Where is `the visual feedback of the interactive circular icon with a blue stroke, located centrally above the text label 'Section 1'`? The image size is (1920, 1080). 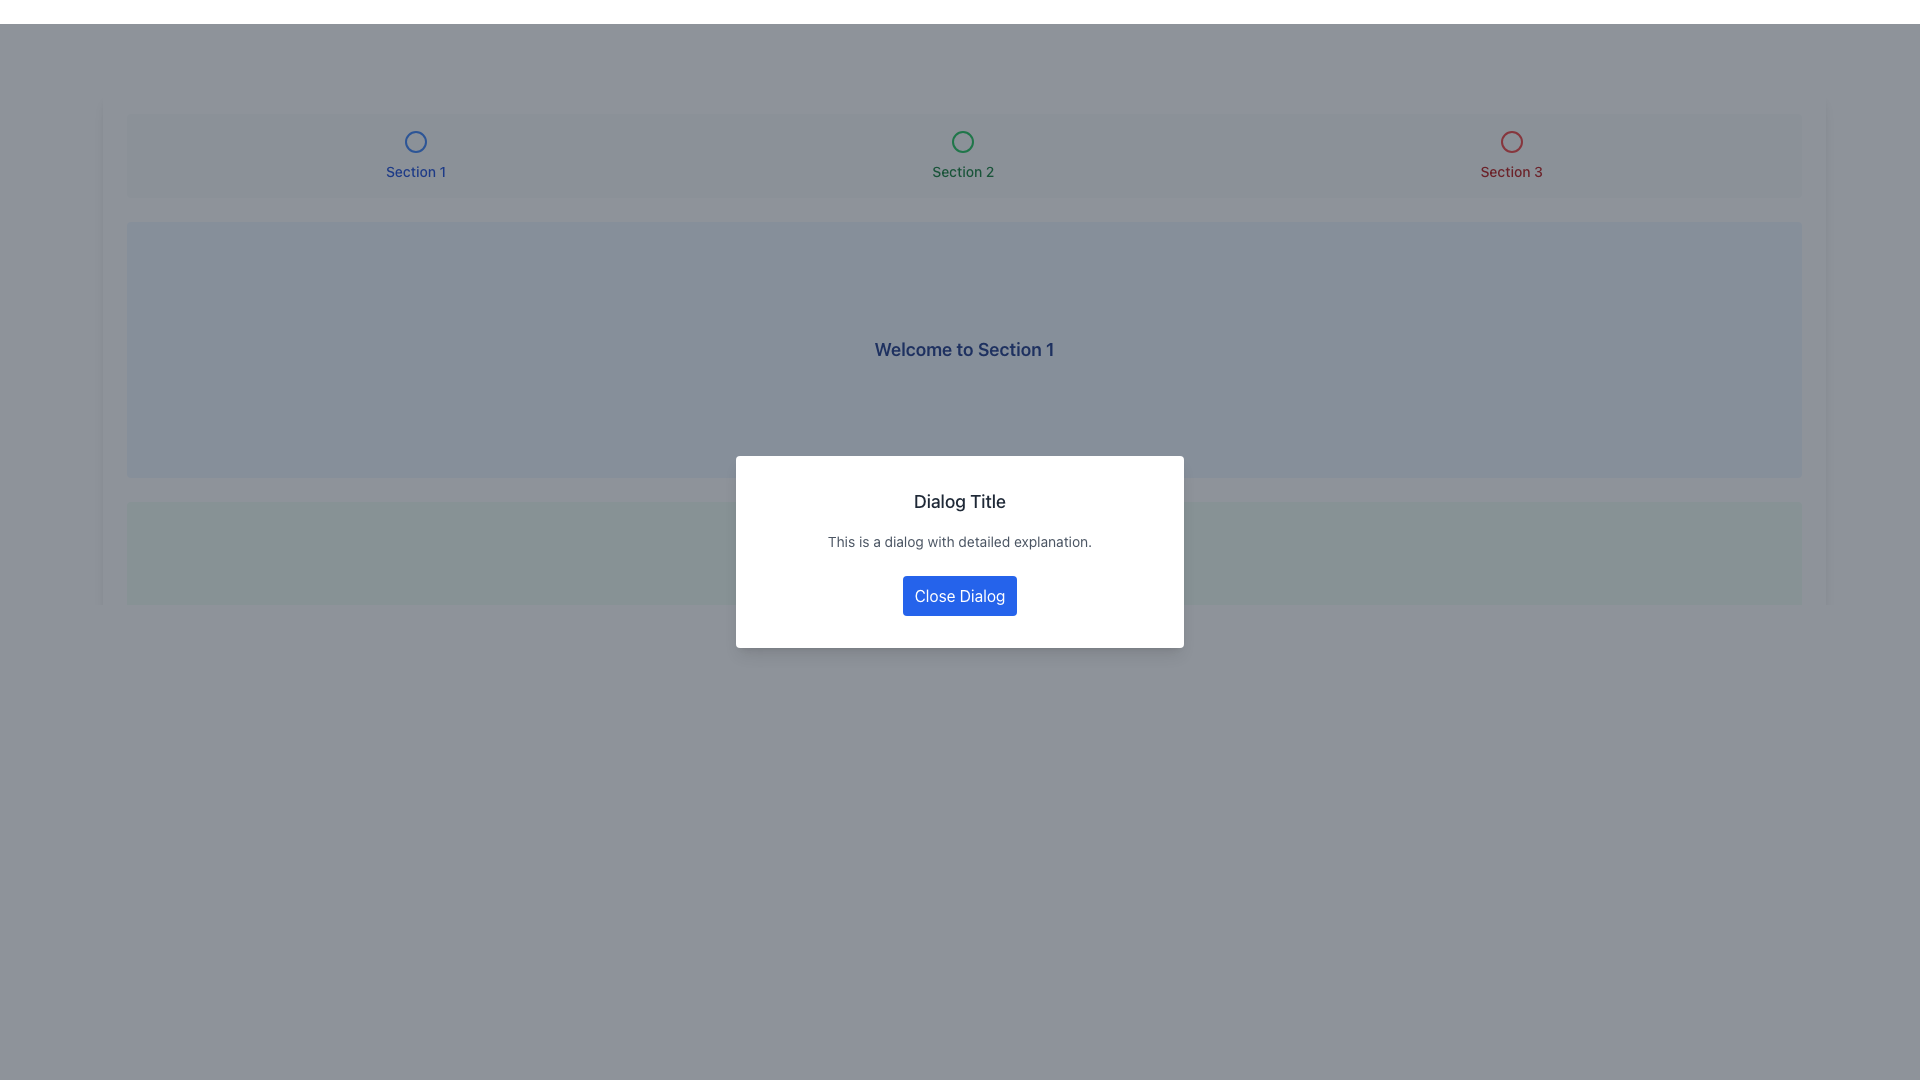 the visual feedback of the interactive circular icon with a blue stroke, located centrally above the text label 'Section 1' is located at coordinates (415, 141).